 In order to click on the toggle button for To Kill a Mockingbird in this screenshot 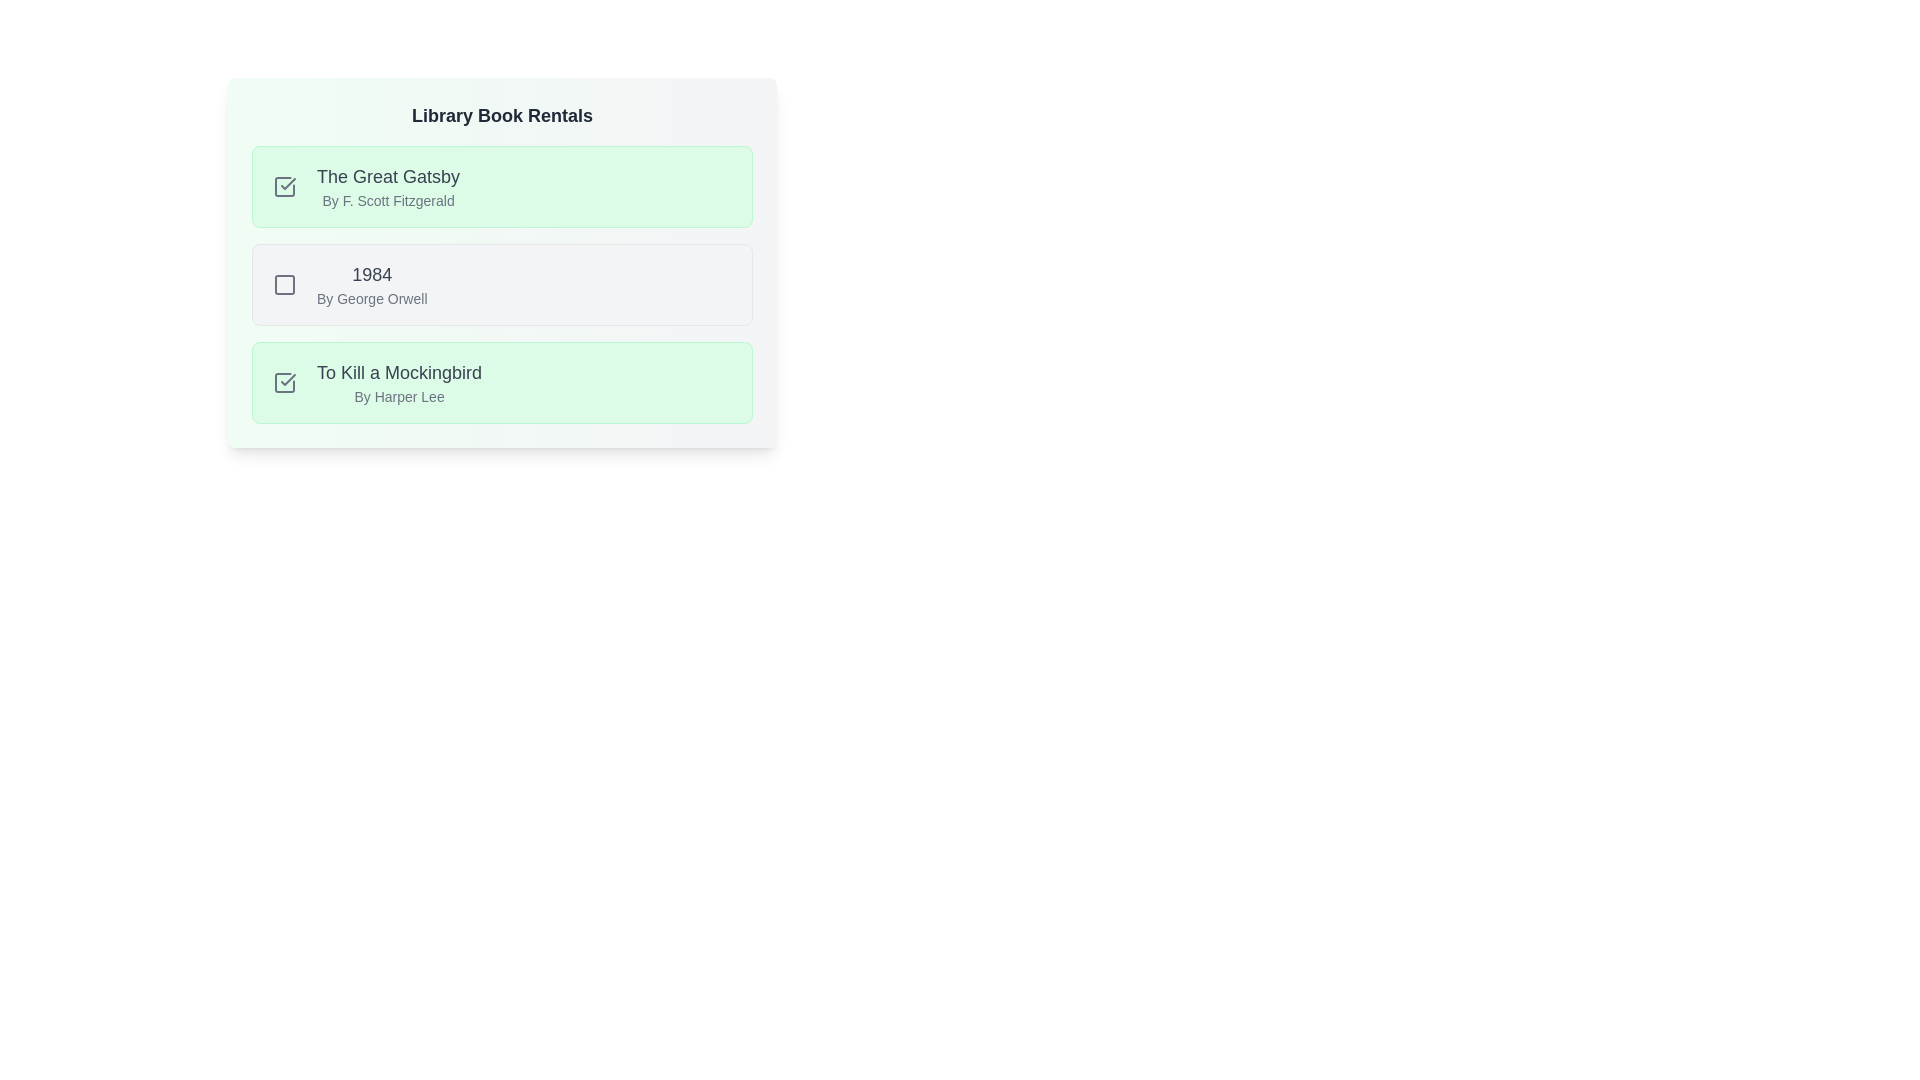, I will do `click(283, 382)`.